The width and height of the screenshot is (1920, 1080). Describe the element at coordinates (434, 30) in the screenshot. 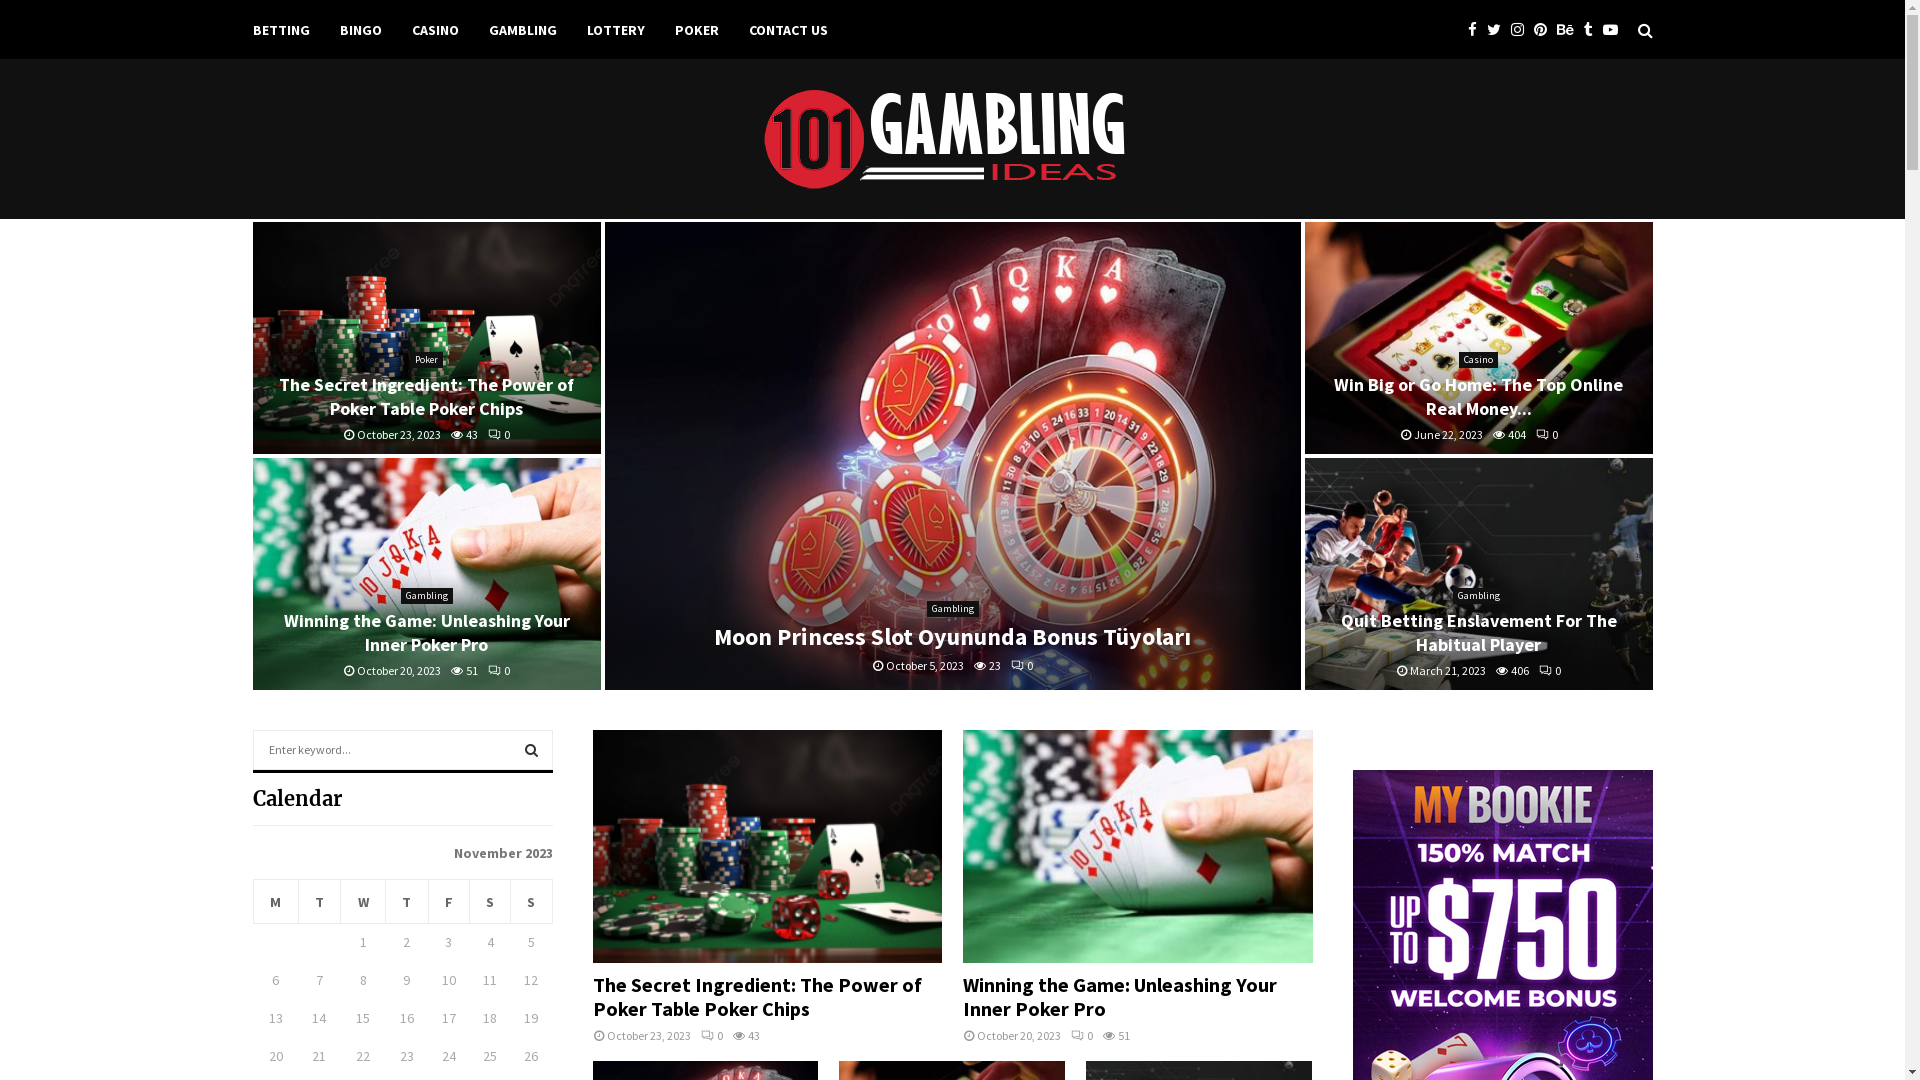

I see `'CASINO'` at that location.